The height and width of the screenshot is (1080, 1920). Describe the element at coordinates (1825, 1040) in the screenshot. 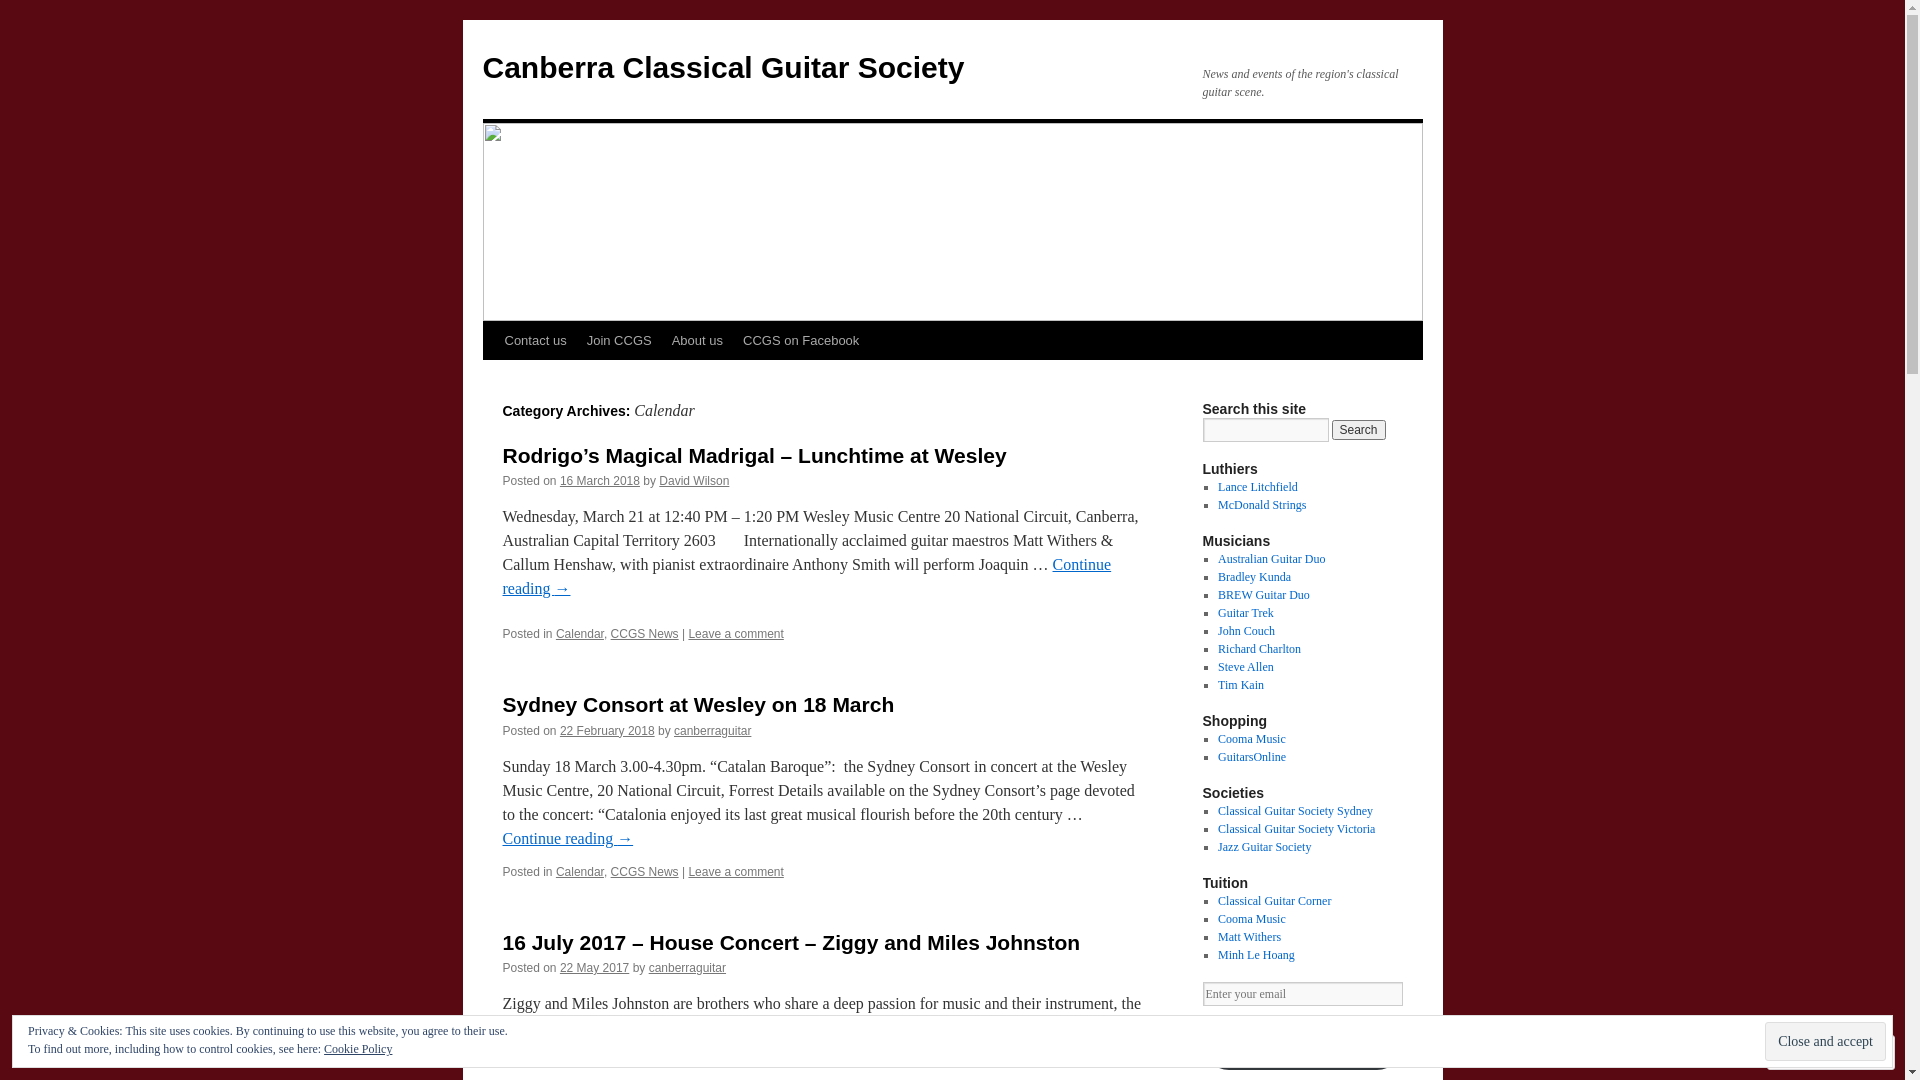

I see `'Close and accept'` at that location.